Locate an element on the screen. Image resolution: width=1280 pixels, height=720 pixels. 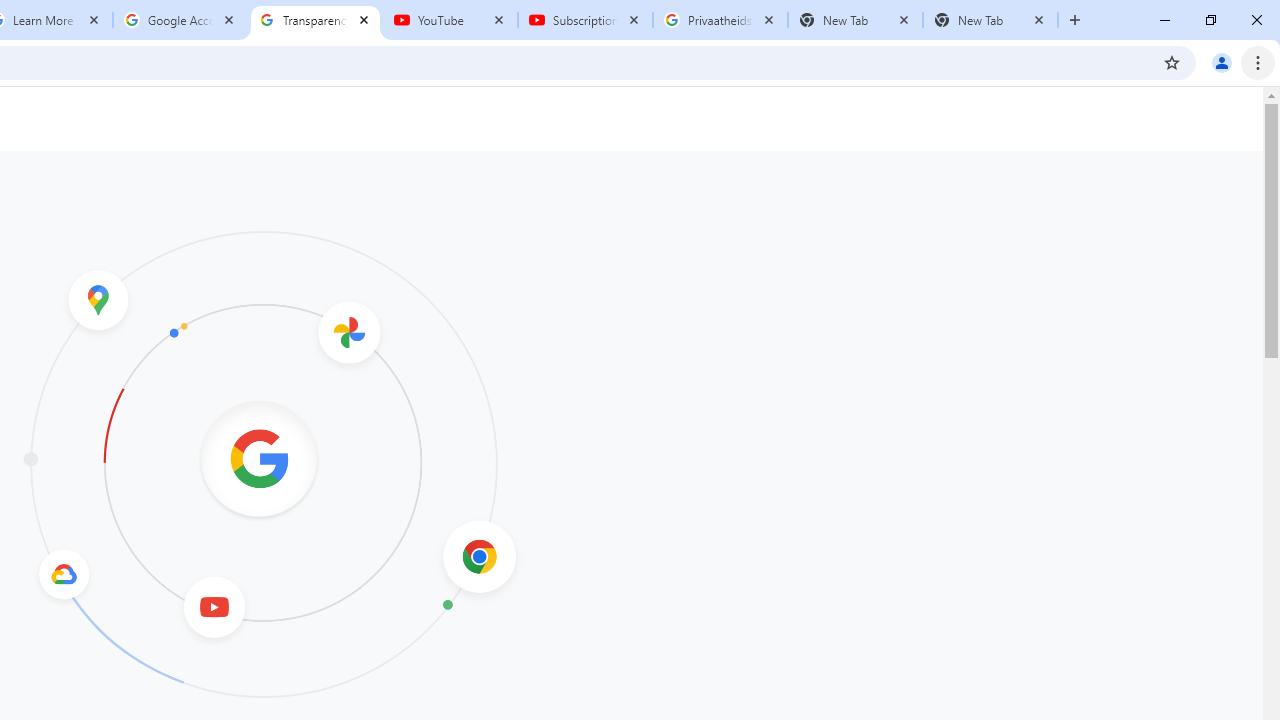
'YouTube' is located at coordinates (449, 20).